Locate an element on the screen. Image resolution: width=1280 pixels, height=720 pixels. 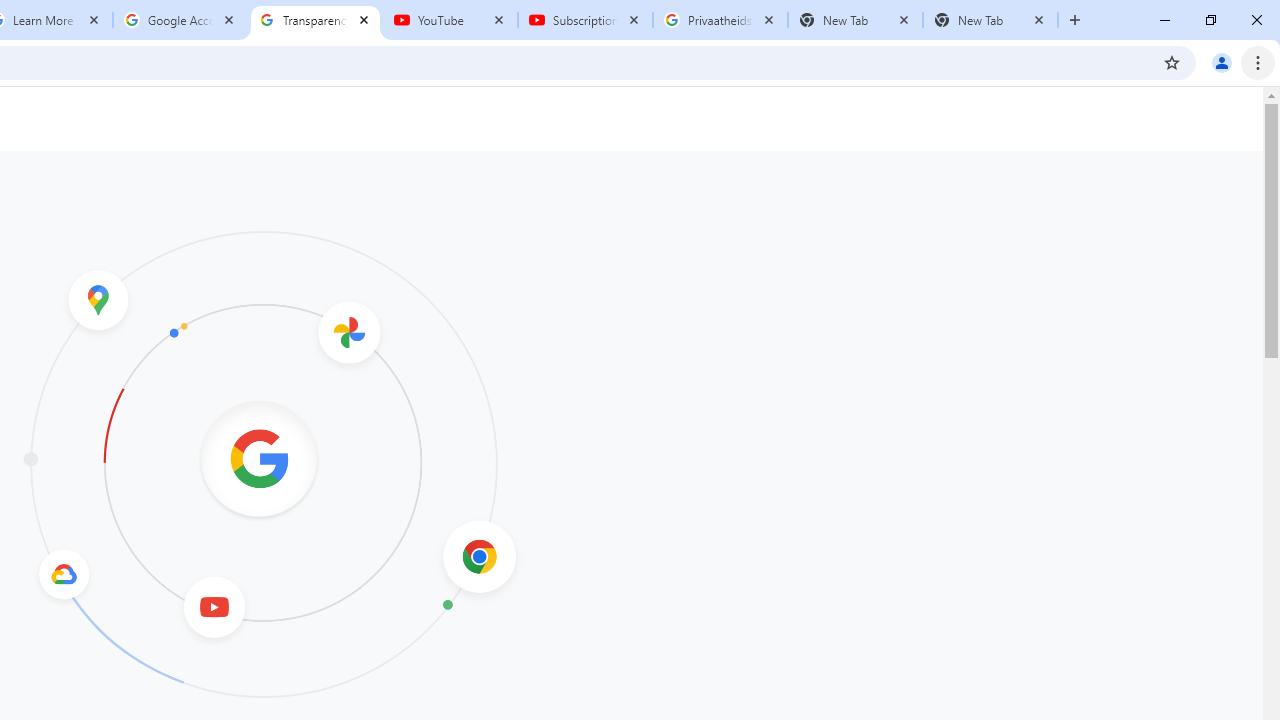
'YouTube' is located at coordinates (449, 20).